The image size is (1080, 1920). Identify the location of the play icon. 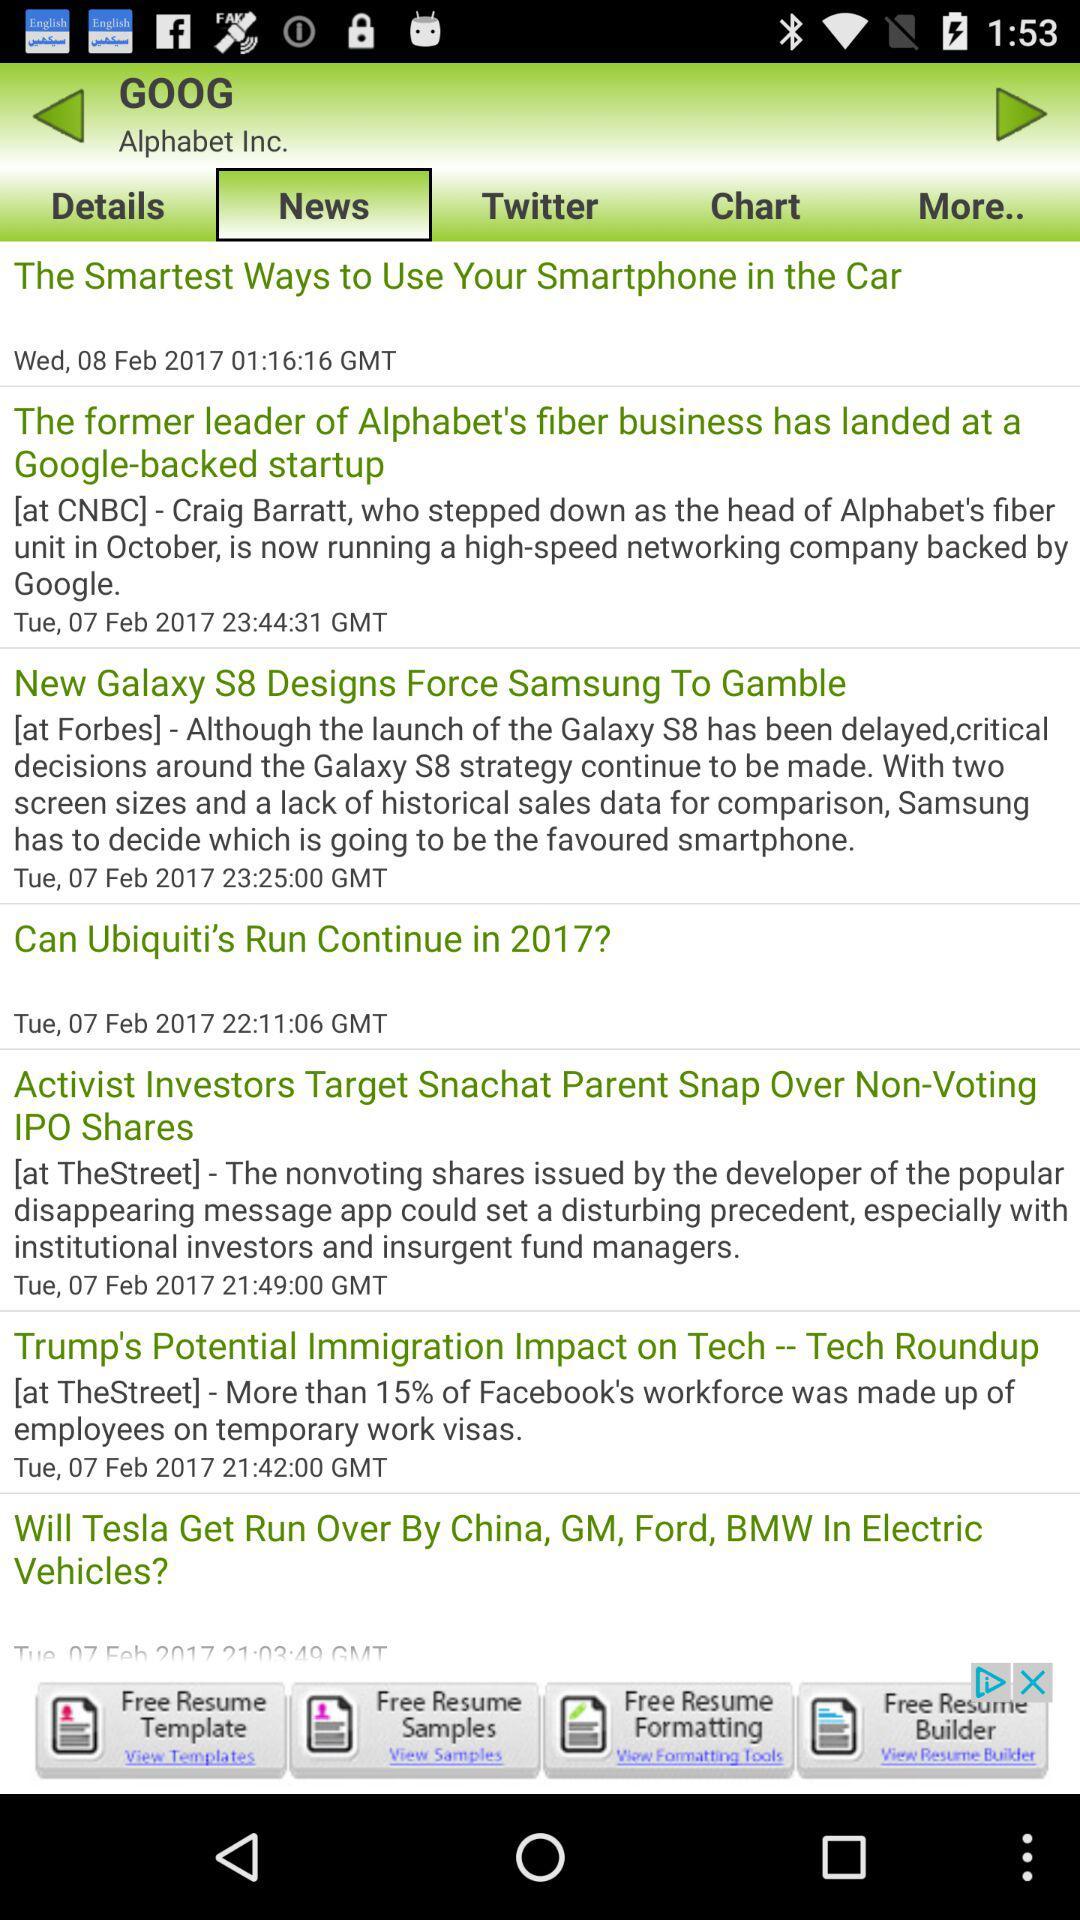
(1022, 122).